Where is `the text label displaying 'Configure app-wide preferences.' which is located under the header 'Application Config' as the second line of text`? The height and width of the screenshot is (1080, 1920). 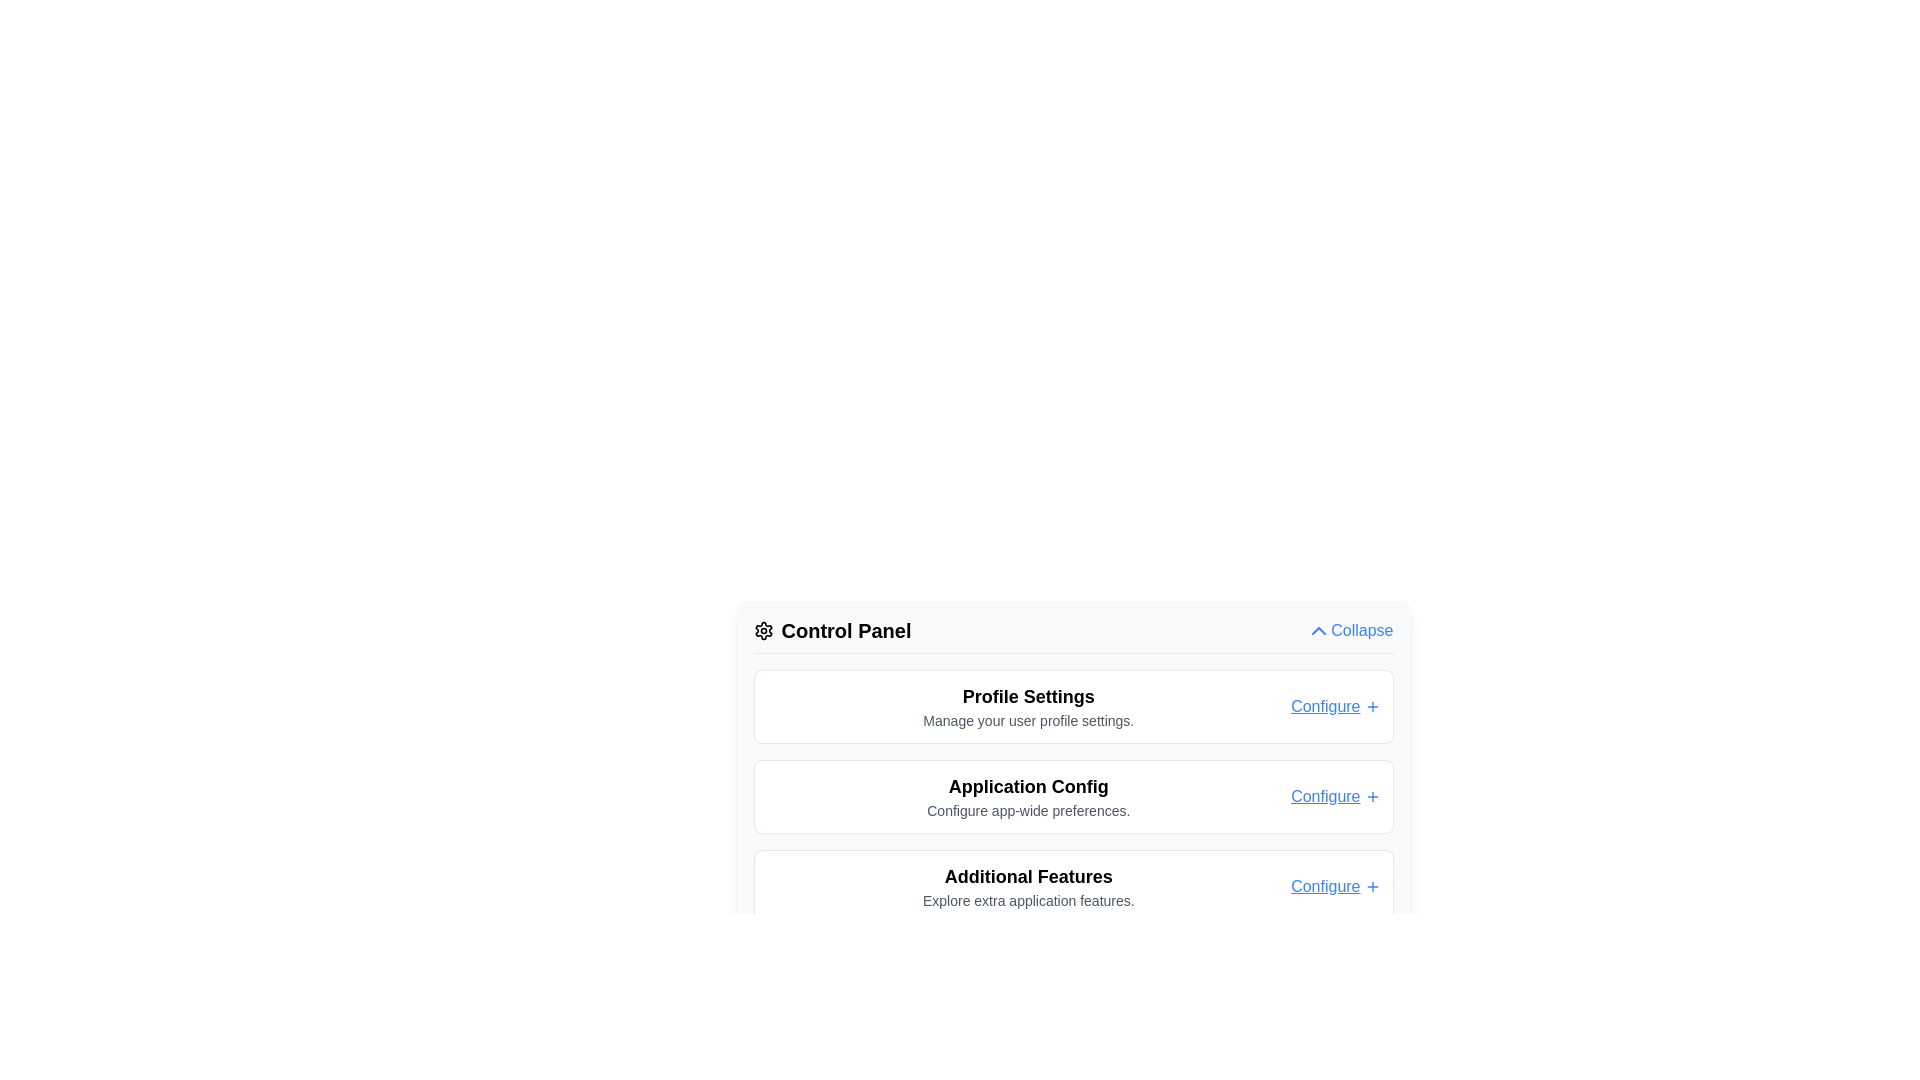 the text label displaying 'Configure app-wide preferences.' which is located under the header 'Application Config' as the second line of text is located at coordinates (1028, 810).